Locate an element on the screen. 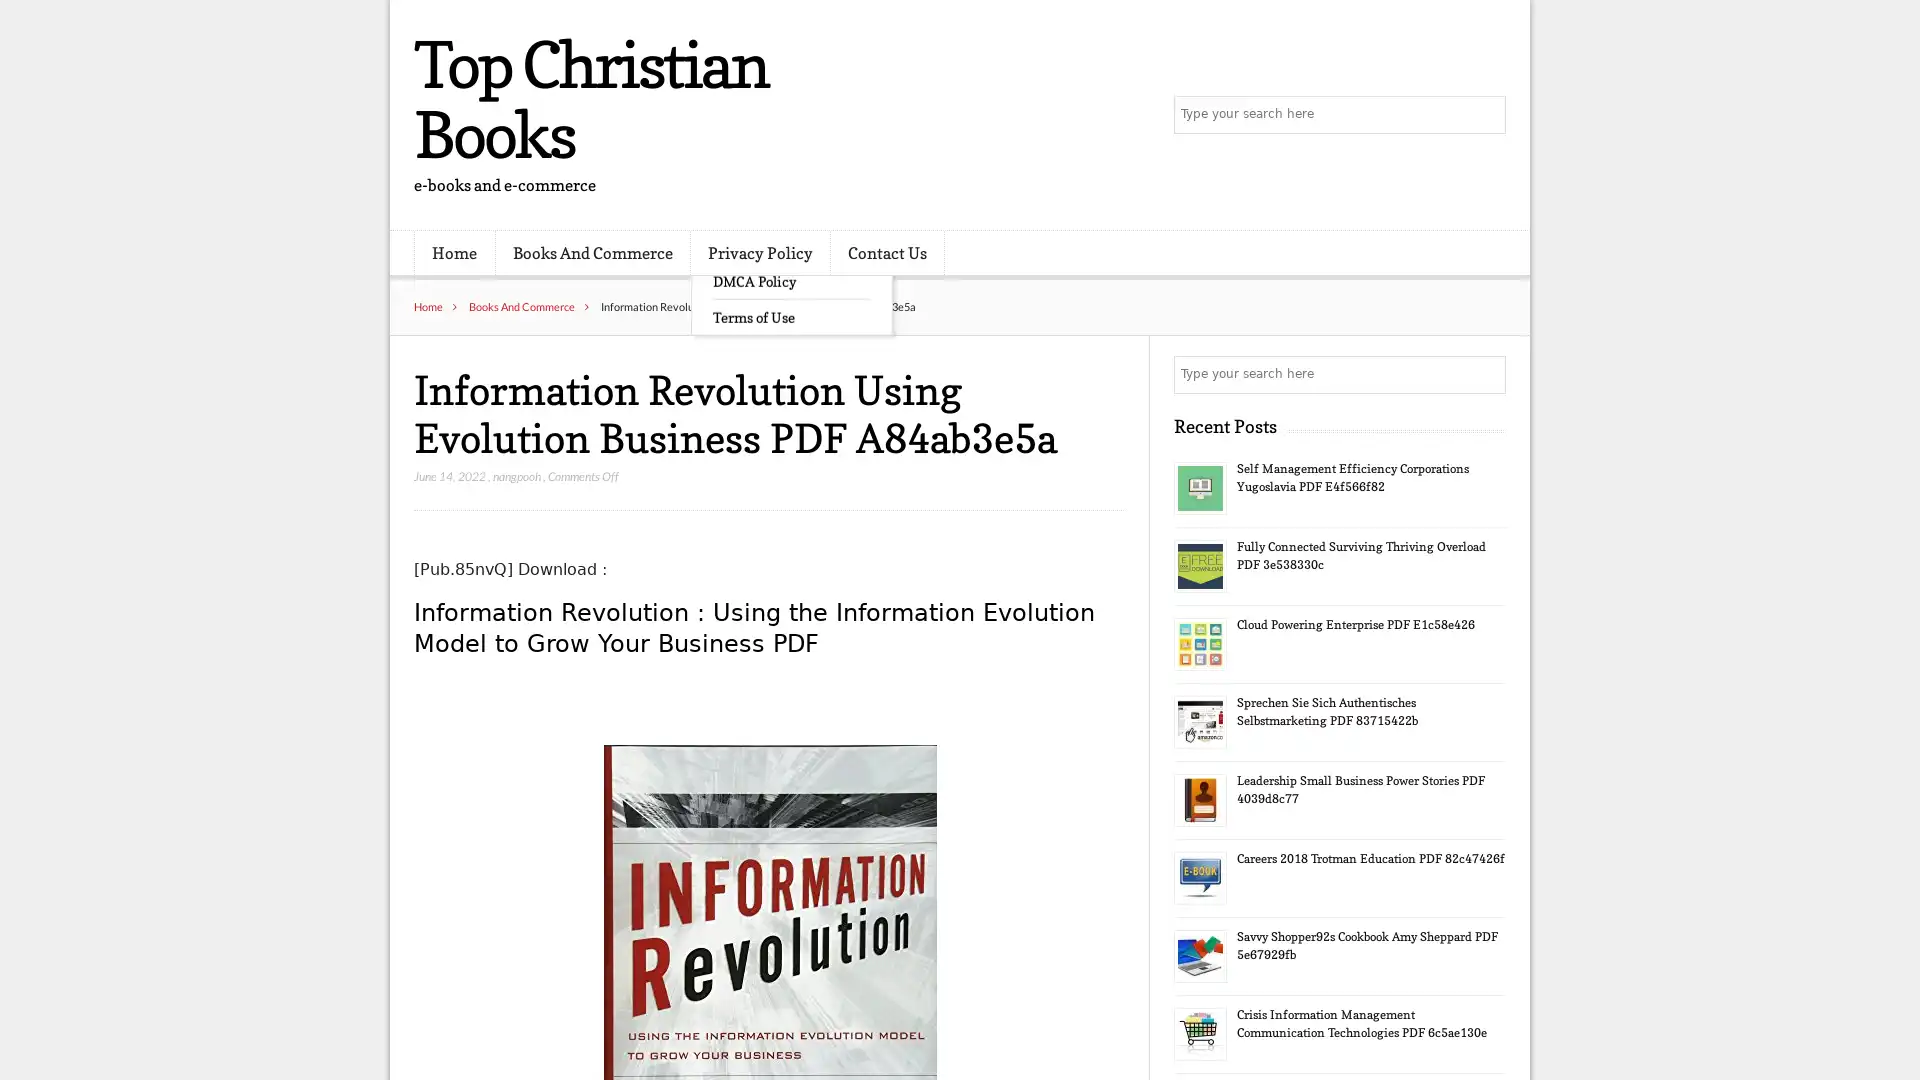 This screenshot has width=1920, height=1080. Search is located at coordinates (1485, 115).